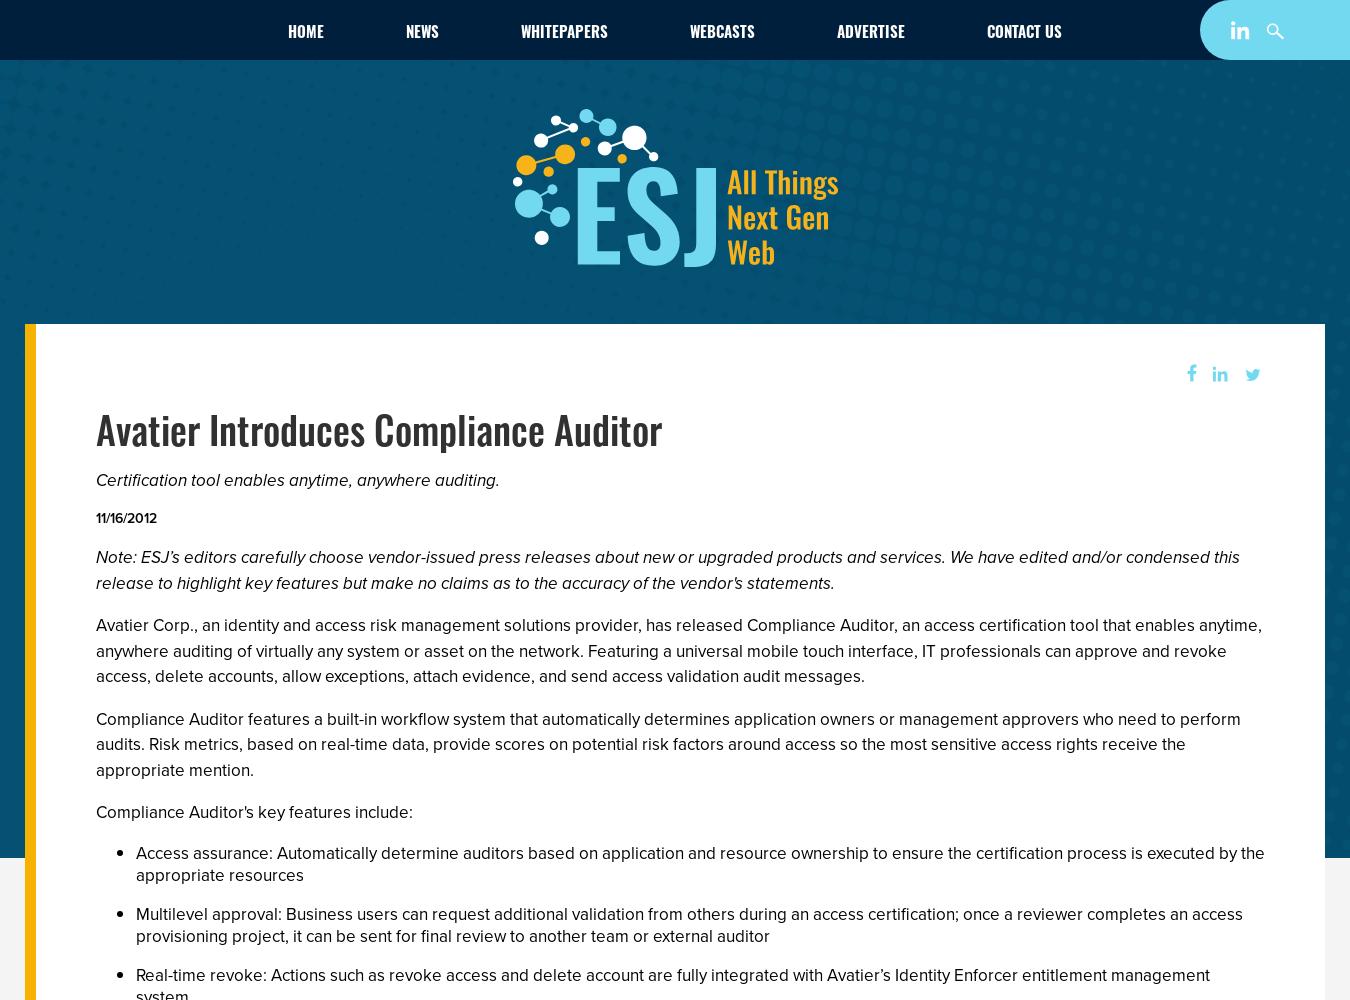 The height and width of the screenshot is (1000, 1350). What do you see at coordinates (668, 743) in the screenshot?
I see `'Compliance Auditor features a built-in workflow system that automatically determines application owners or management approvers who need to perform audits. Risk metrics, based on real-time data, provide scores on potential risk factors around access so the most sensitive access rights receive the appropriate mention.'` at bounding box center [668, 743].